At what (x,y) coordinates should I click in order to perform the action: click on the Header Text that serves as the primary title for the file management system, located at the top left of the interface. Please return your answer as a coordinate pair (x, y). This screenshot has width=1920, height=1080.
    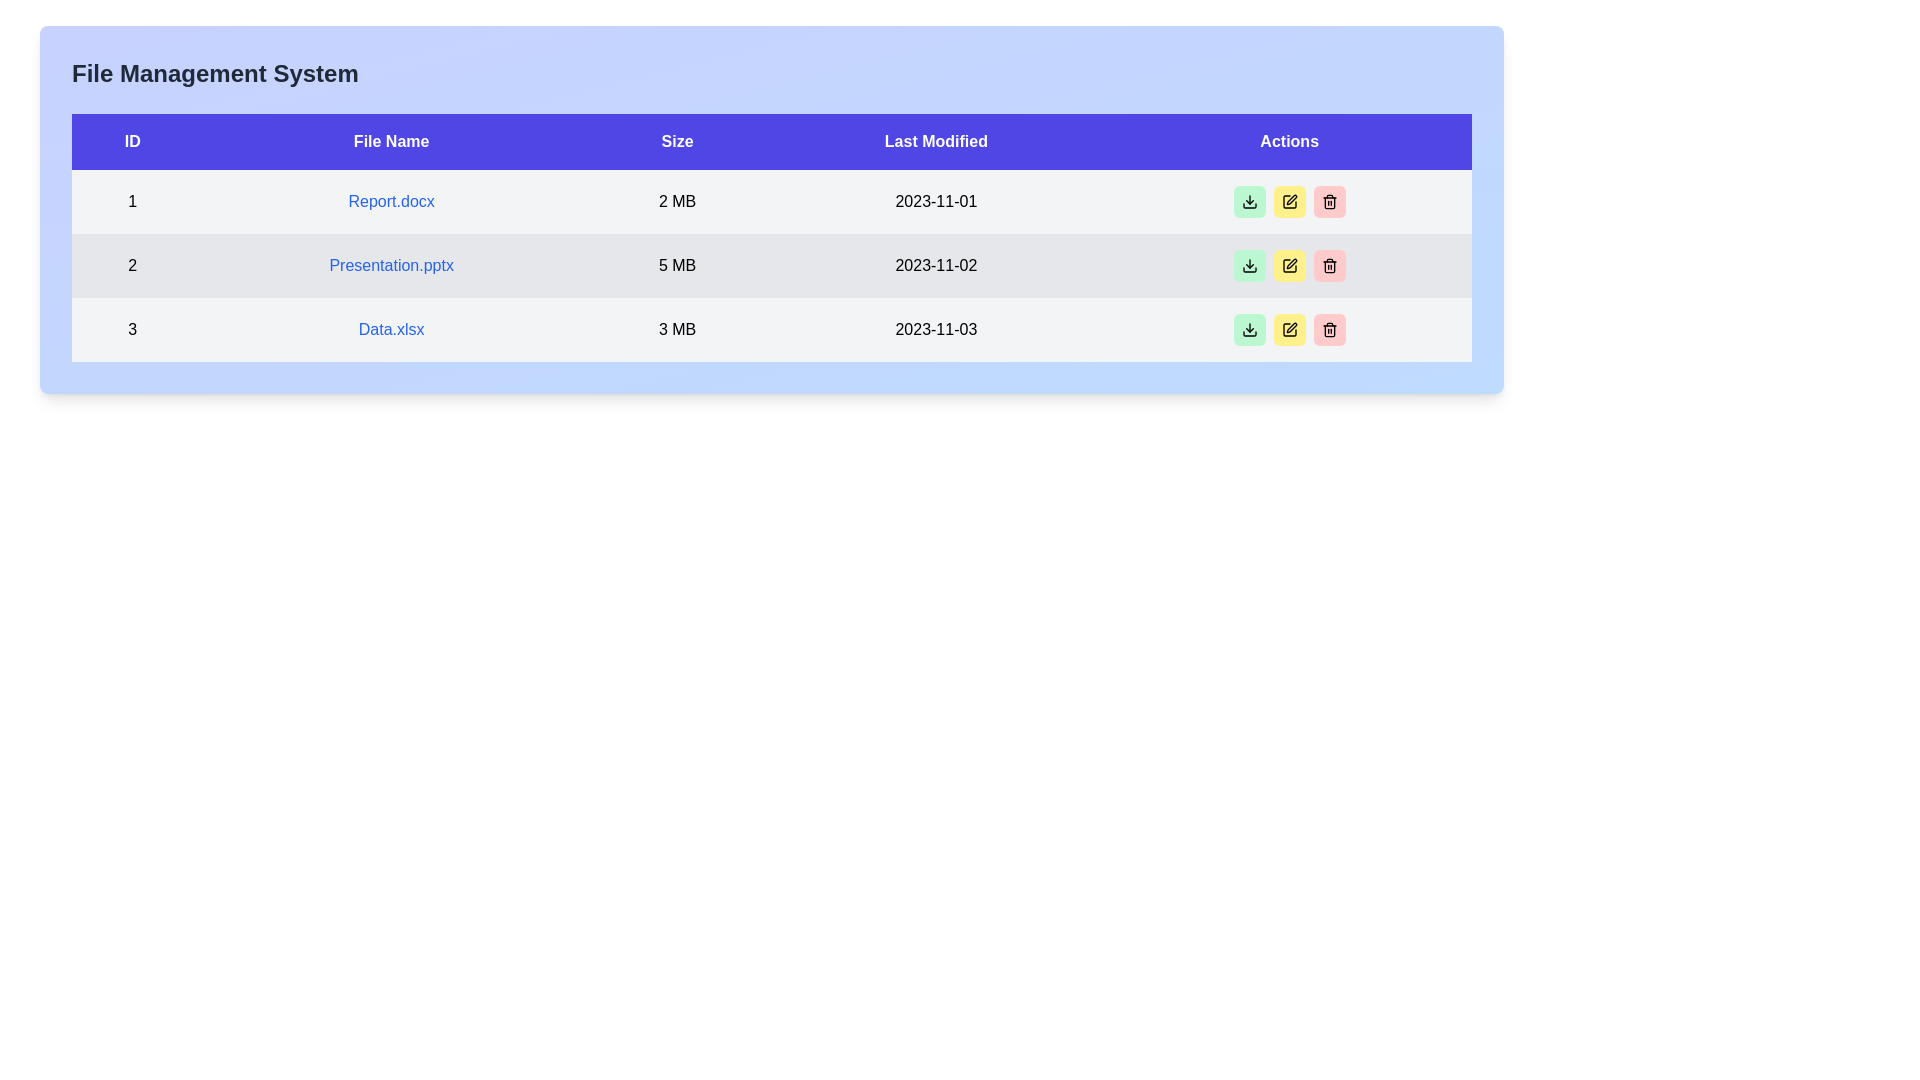
    Looking at the image, I should click on (215, 72).